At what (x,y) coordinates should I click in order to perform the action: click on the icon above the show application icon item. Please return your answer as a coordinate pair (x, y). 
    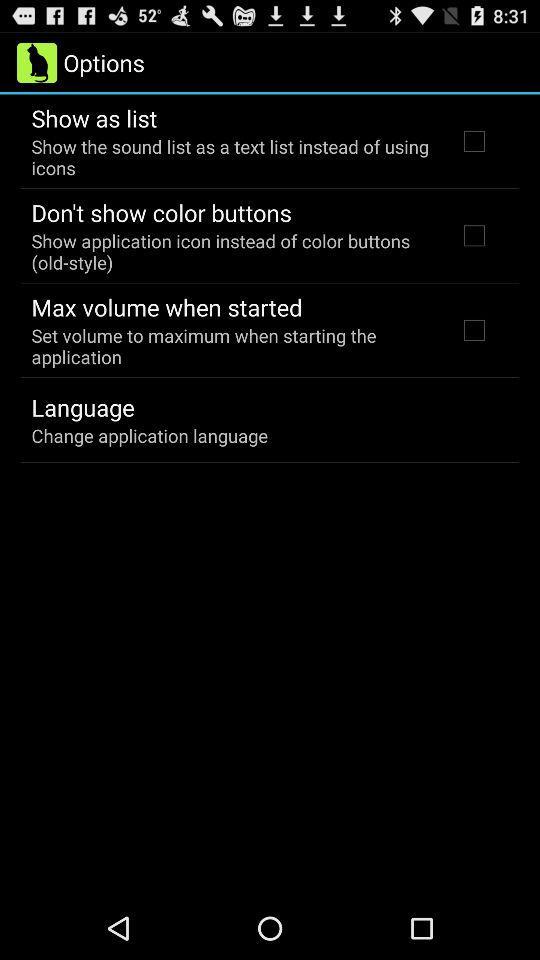
    Looking at the image, I should click on (160, 212).